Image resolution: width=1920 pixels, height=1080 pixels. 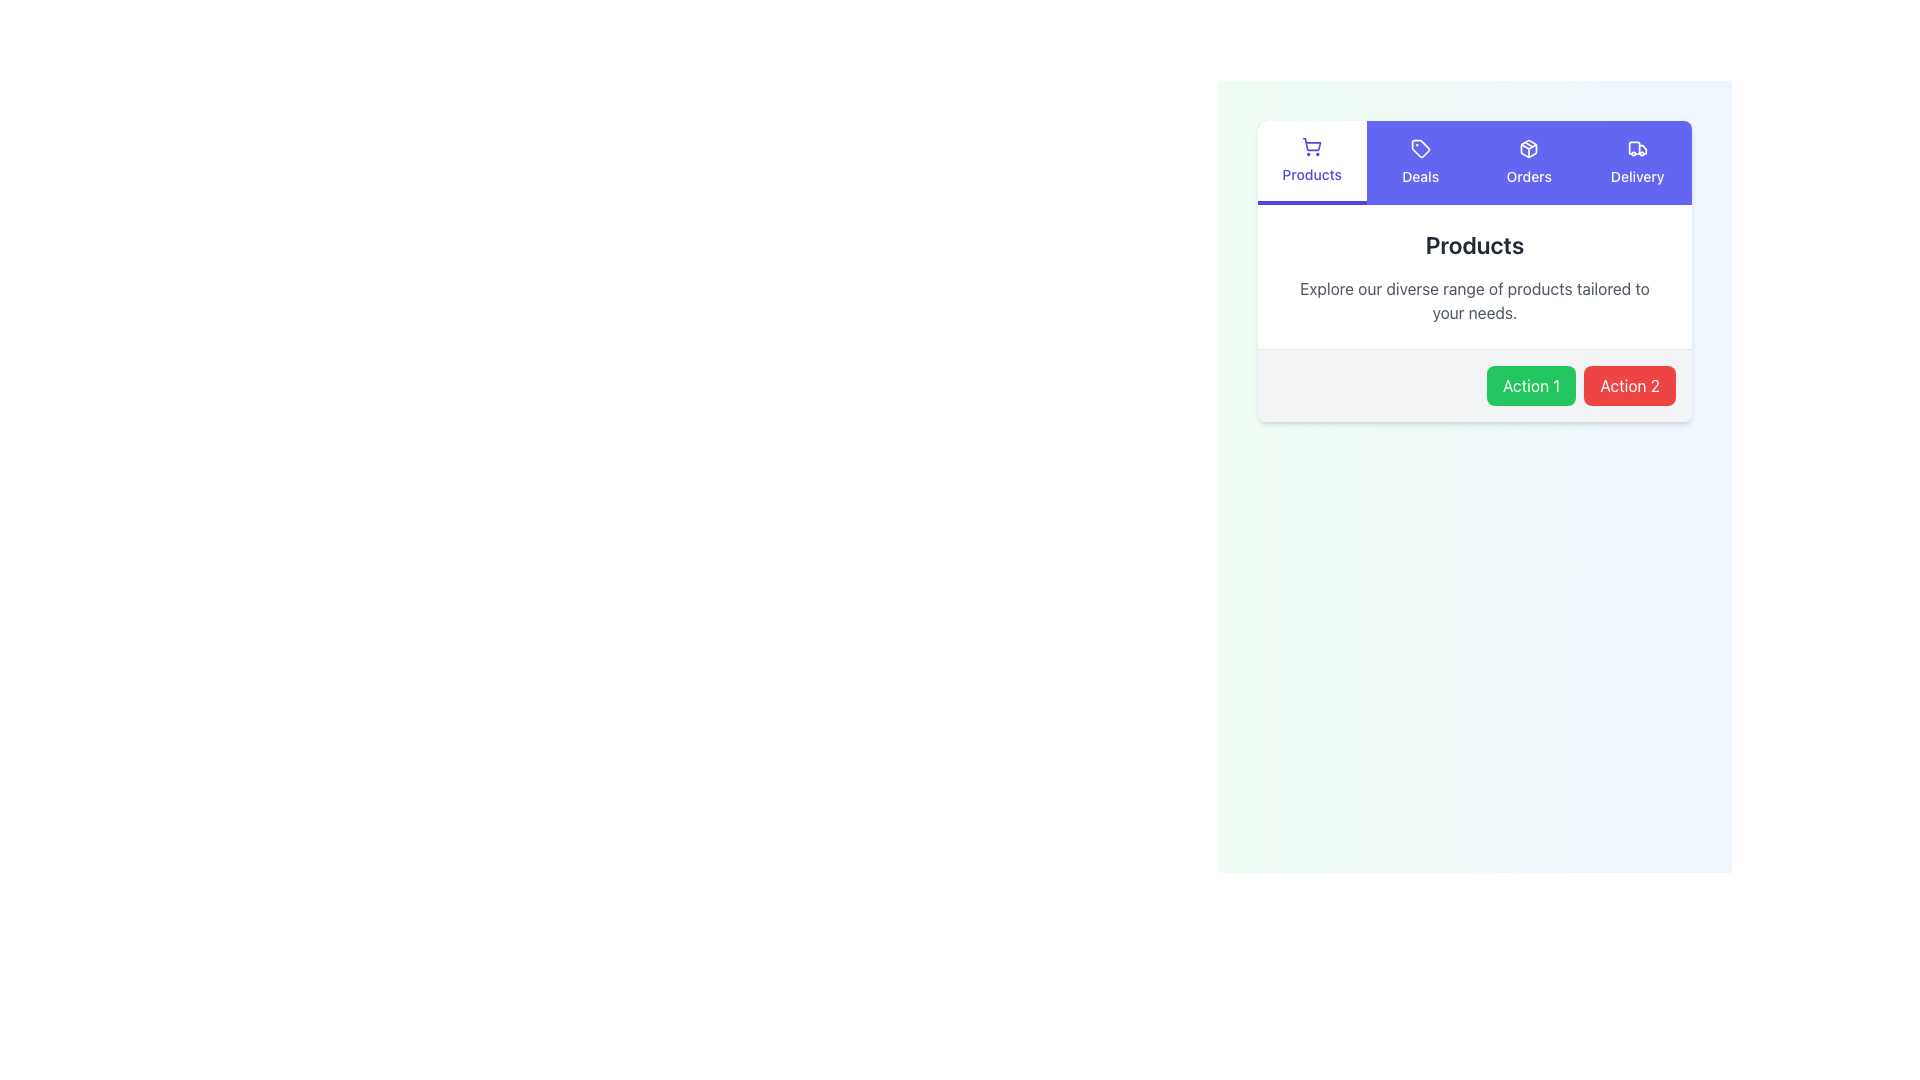 What do you see at coordinates (1630, 385) in the screenshot?
I see `the second button labeled 'Action 2' located at the bottom-right of the 'Products' card` at bounding box center [1630, 385].